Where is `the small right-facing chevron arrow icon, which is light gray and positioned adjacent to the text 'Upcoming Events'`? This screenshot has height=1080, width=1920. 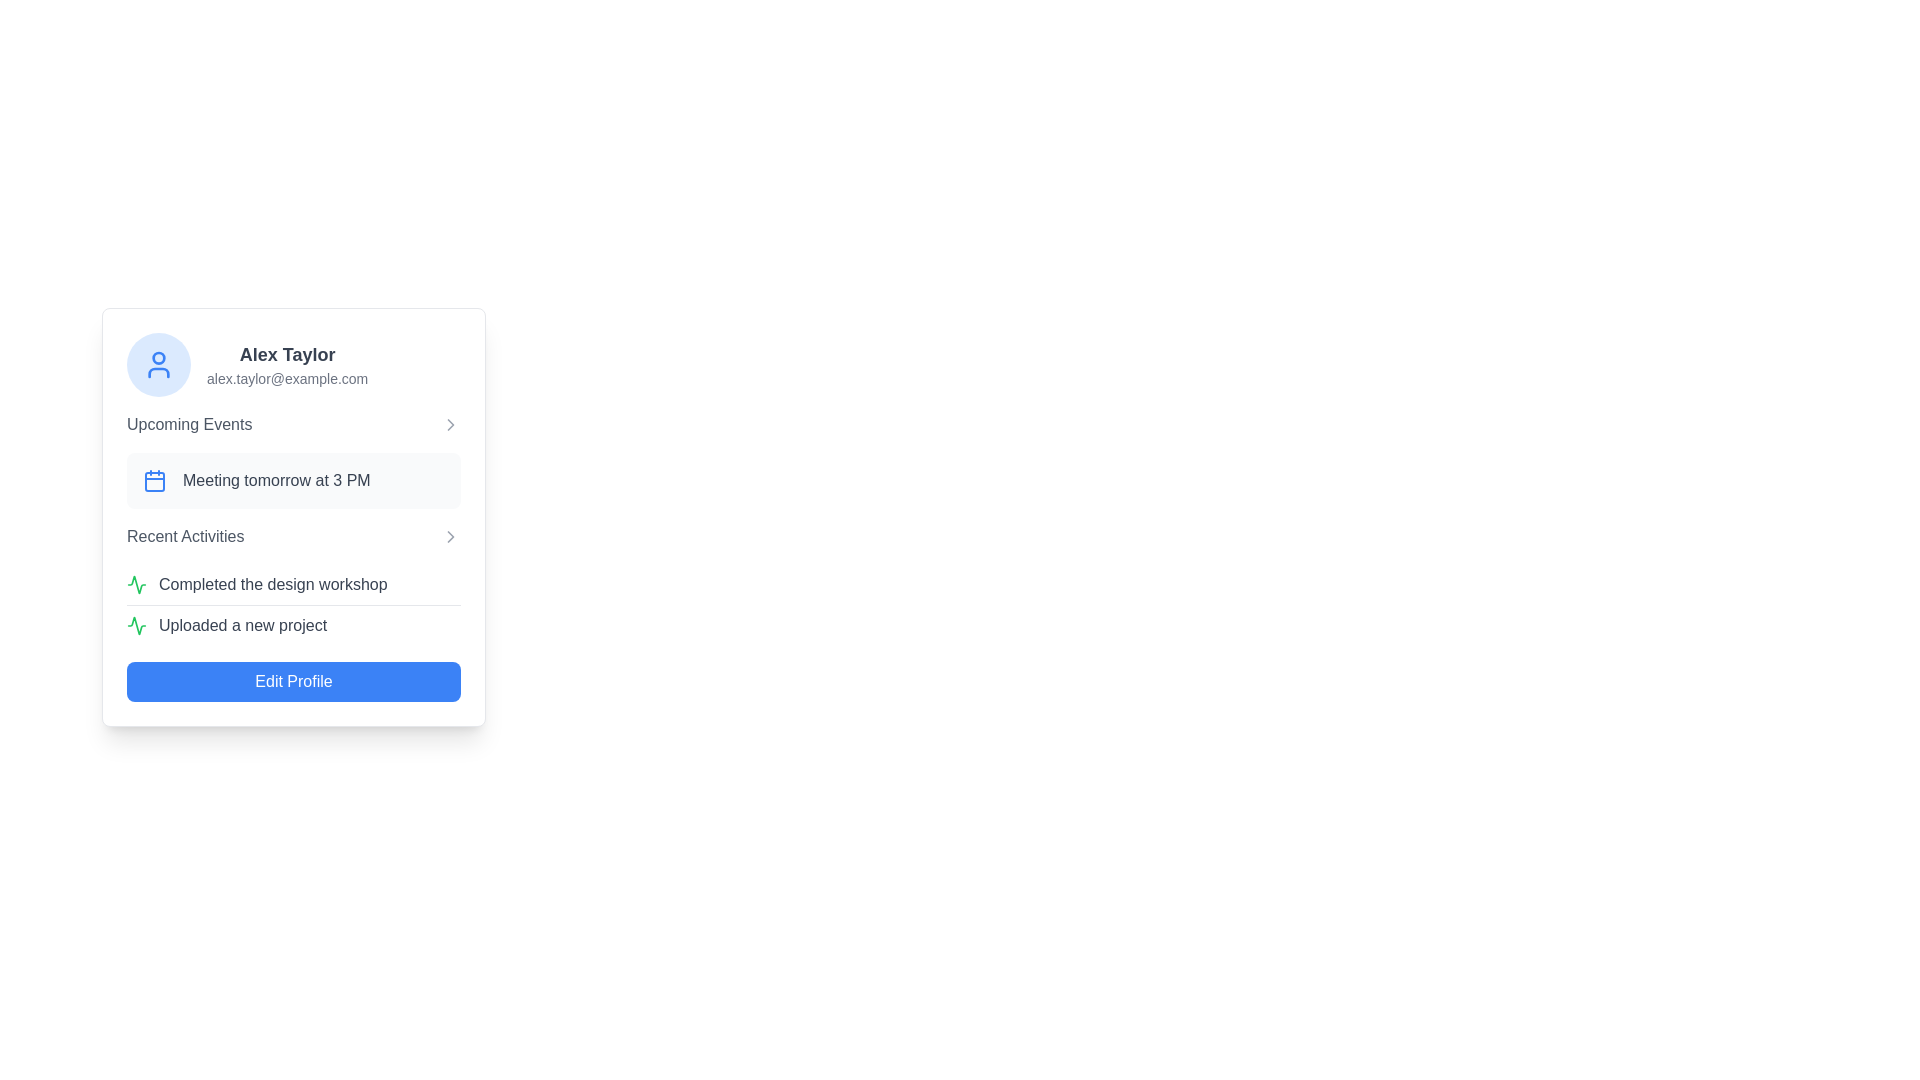
the small right-facing chevron arrow icon, which is light gray and positioned adjacent to the text 'Upcoming Events' is located at coordinates (450, 423).